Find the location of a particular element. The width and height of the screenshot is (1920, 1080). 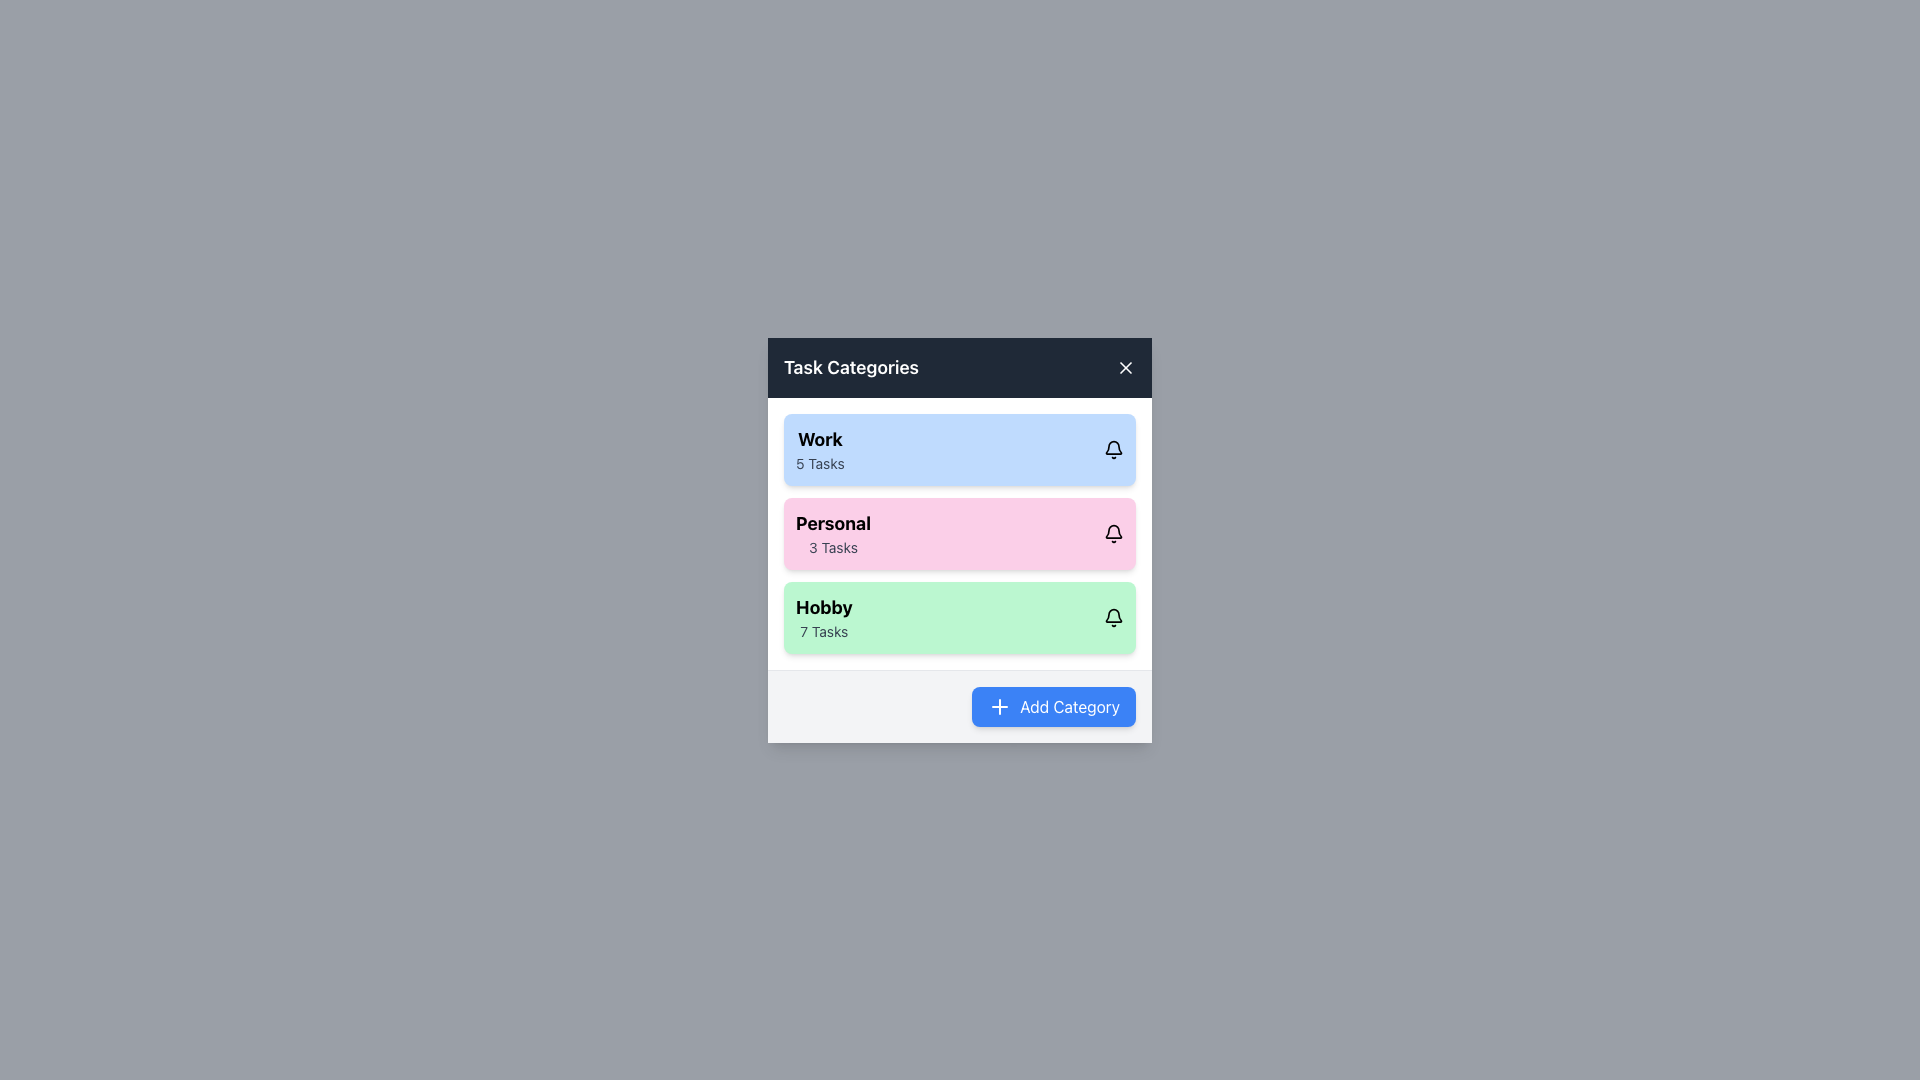

the 'Add Category' text within the blue button is located at coordinates (1069, 705).